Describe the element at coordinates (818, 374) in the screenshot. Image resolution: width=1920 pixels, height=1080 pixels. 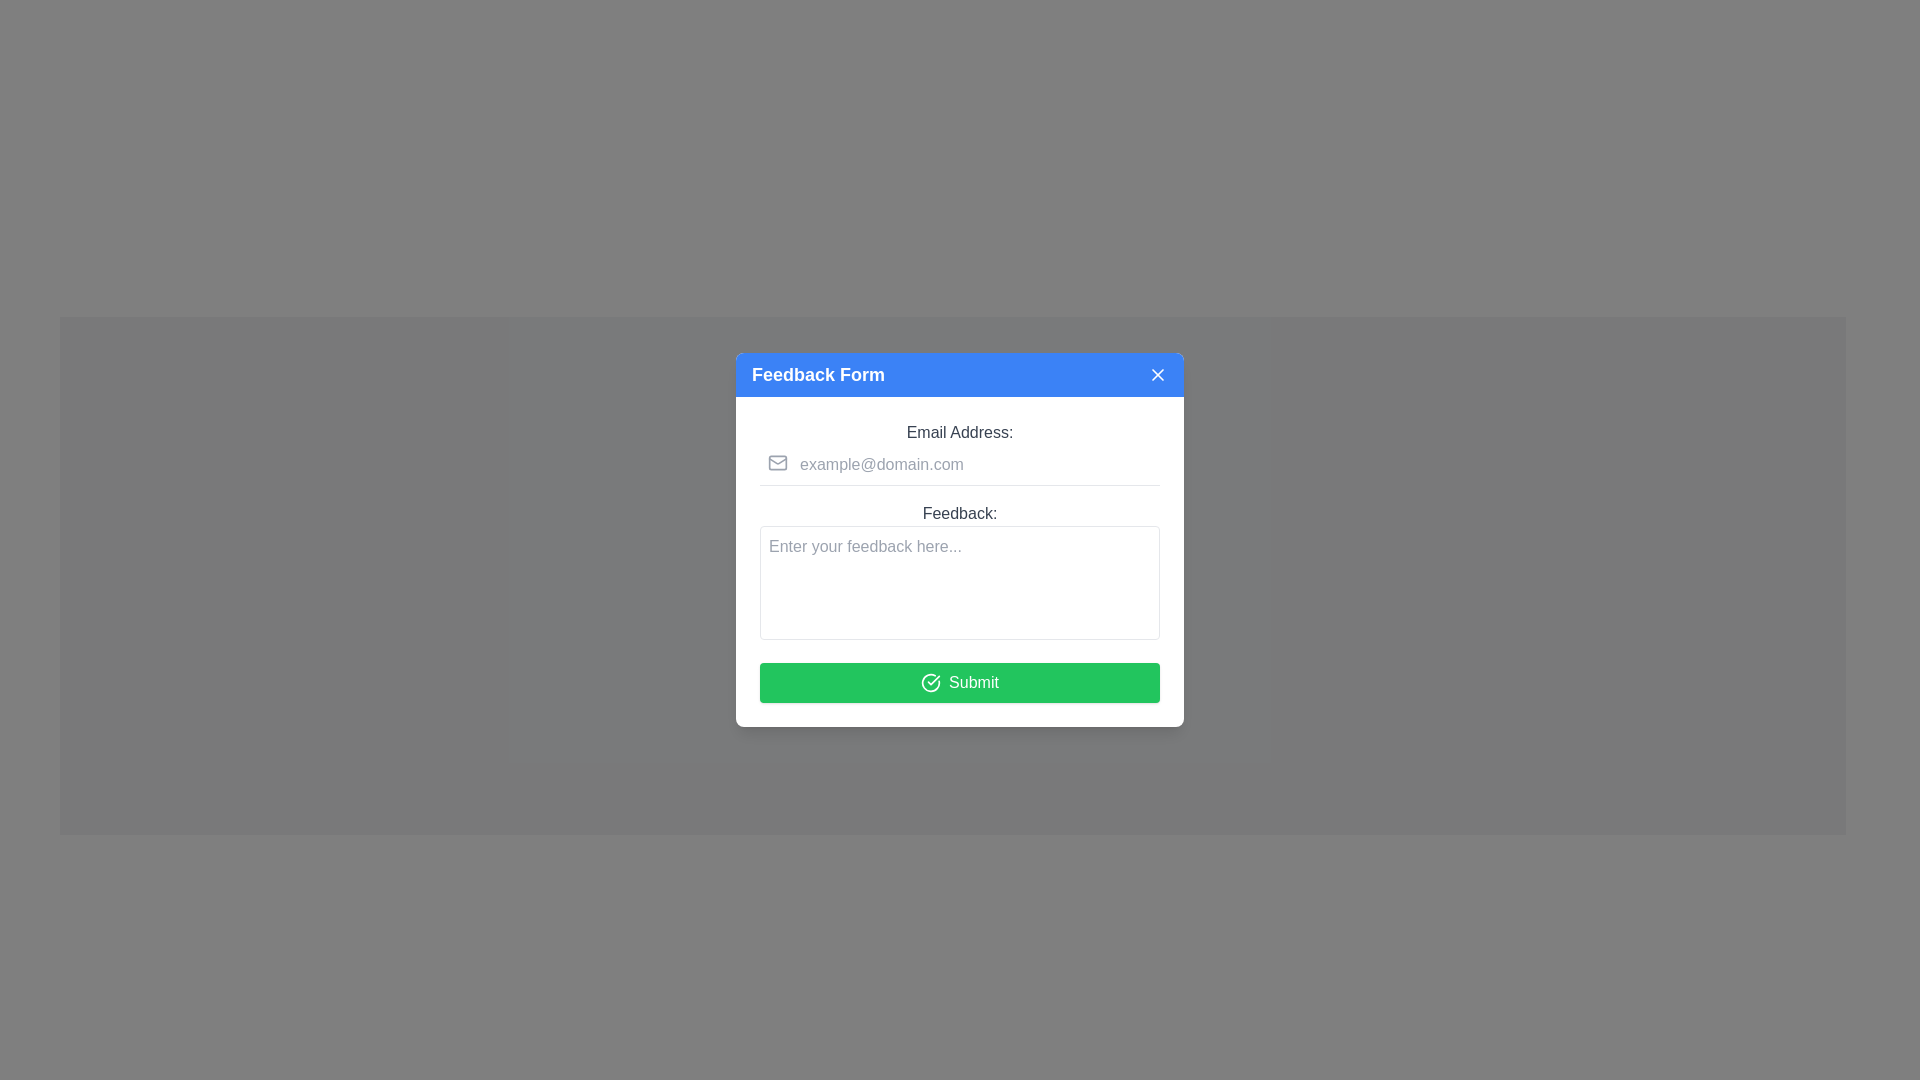
I see `the 'Feedback Form' title text label located in the top-left area of the header bar, which has a blue background and is positioned to the left of the close button` at that location.